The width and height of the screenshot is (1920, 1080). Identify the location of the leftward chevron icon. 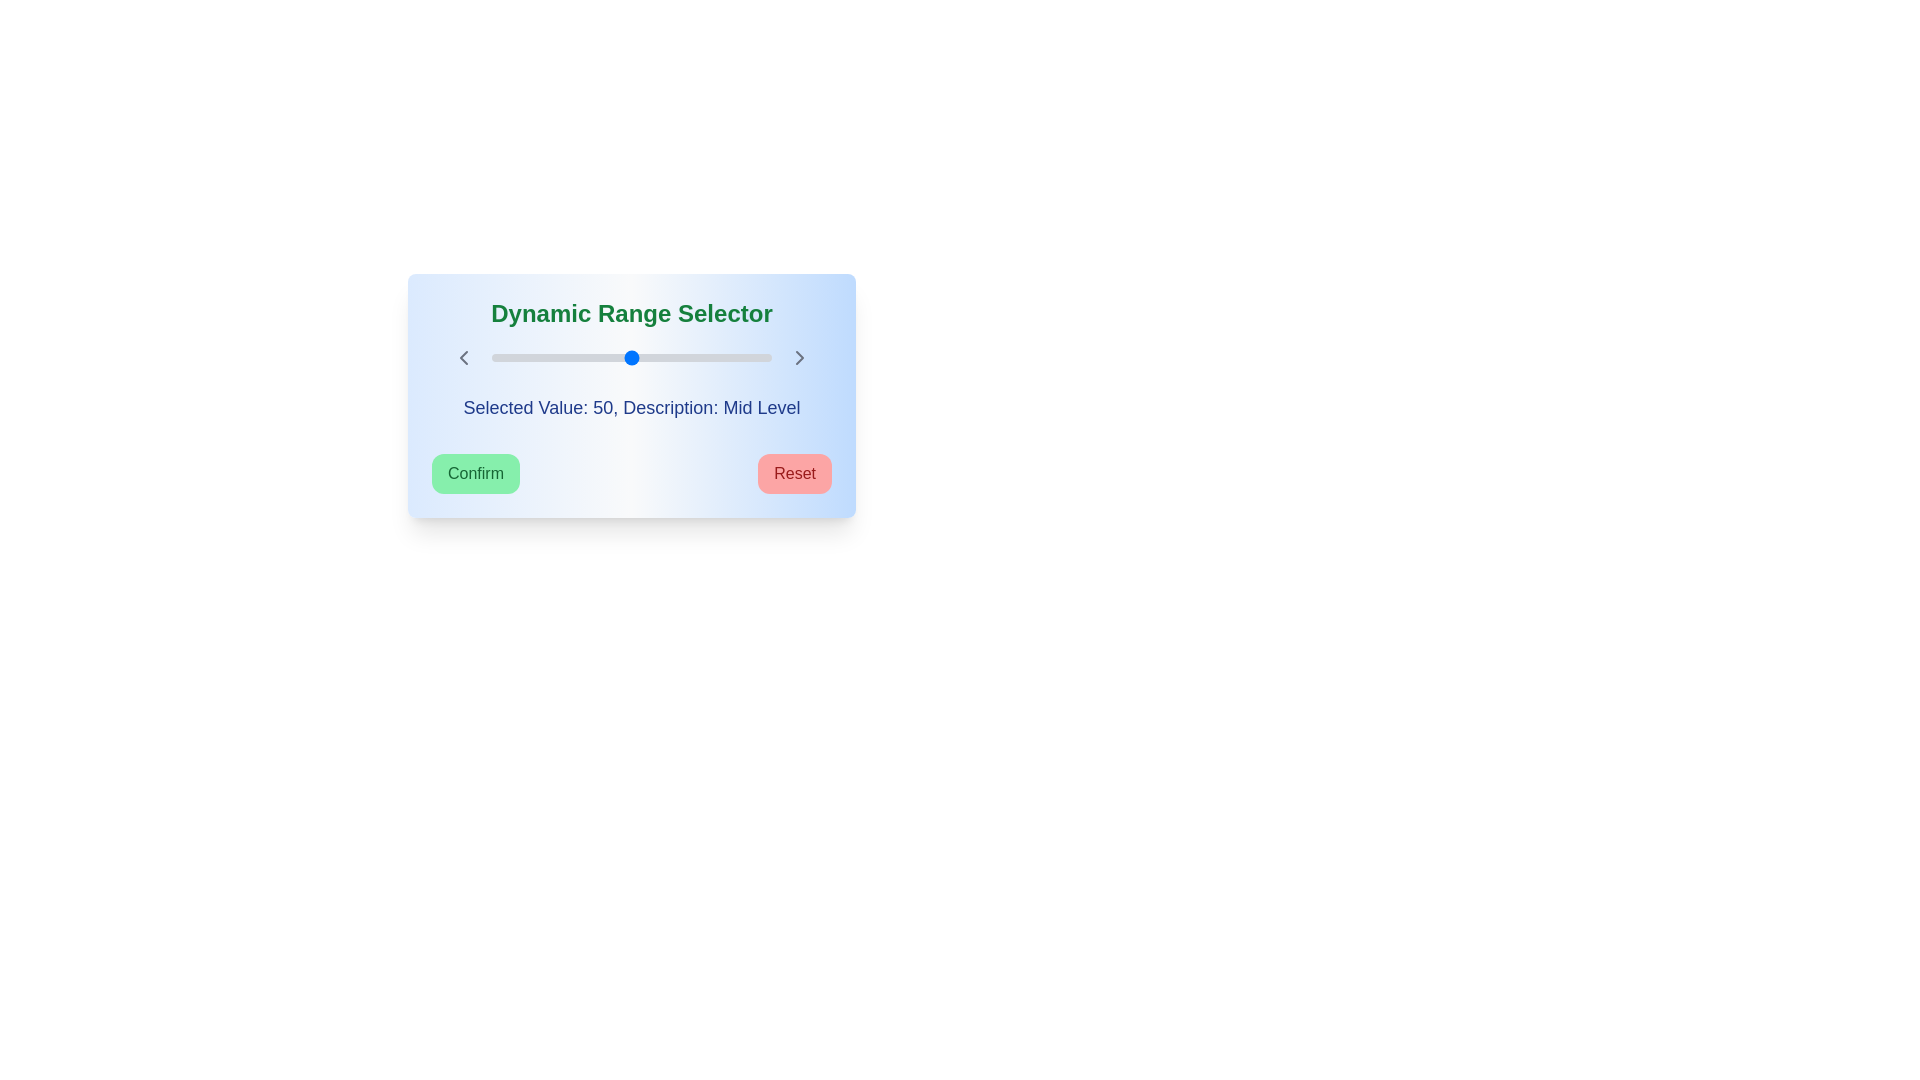
(463, 357).